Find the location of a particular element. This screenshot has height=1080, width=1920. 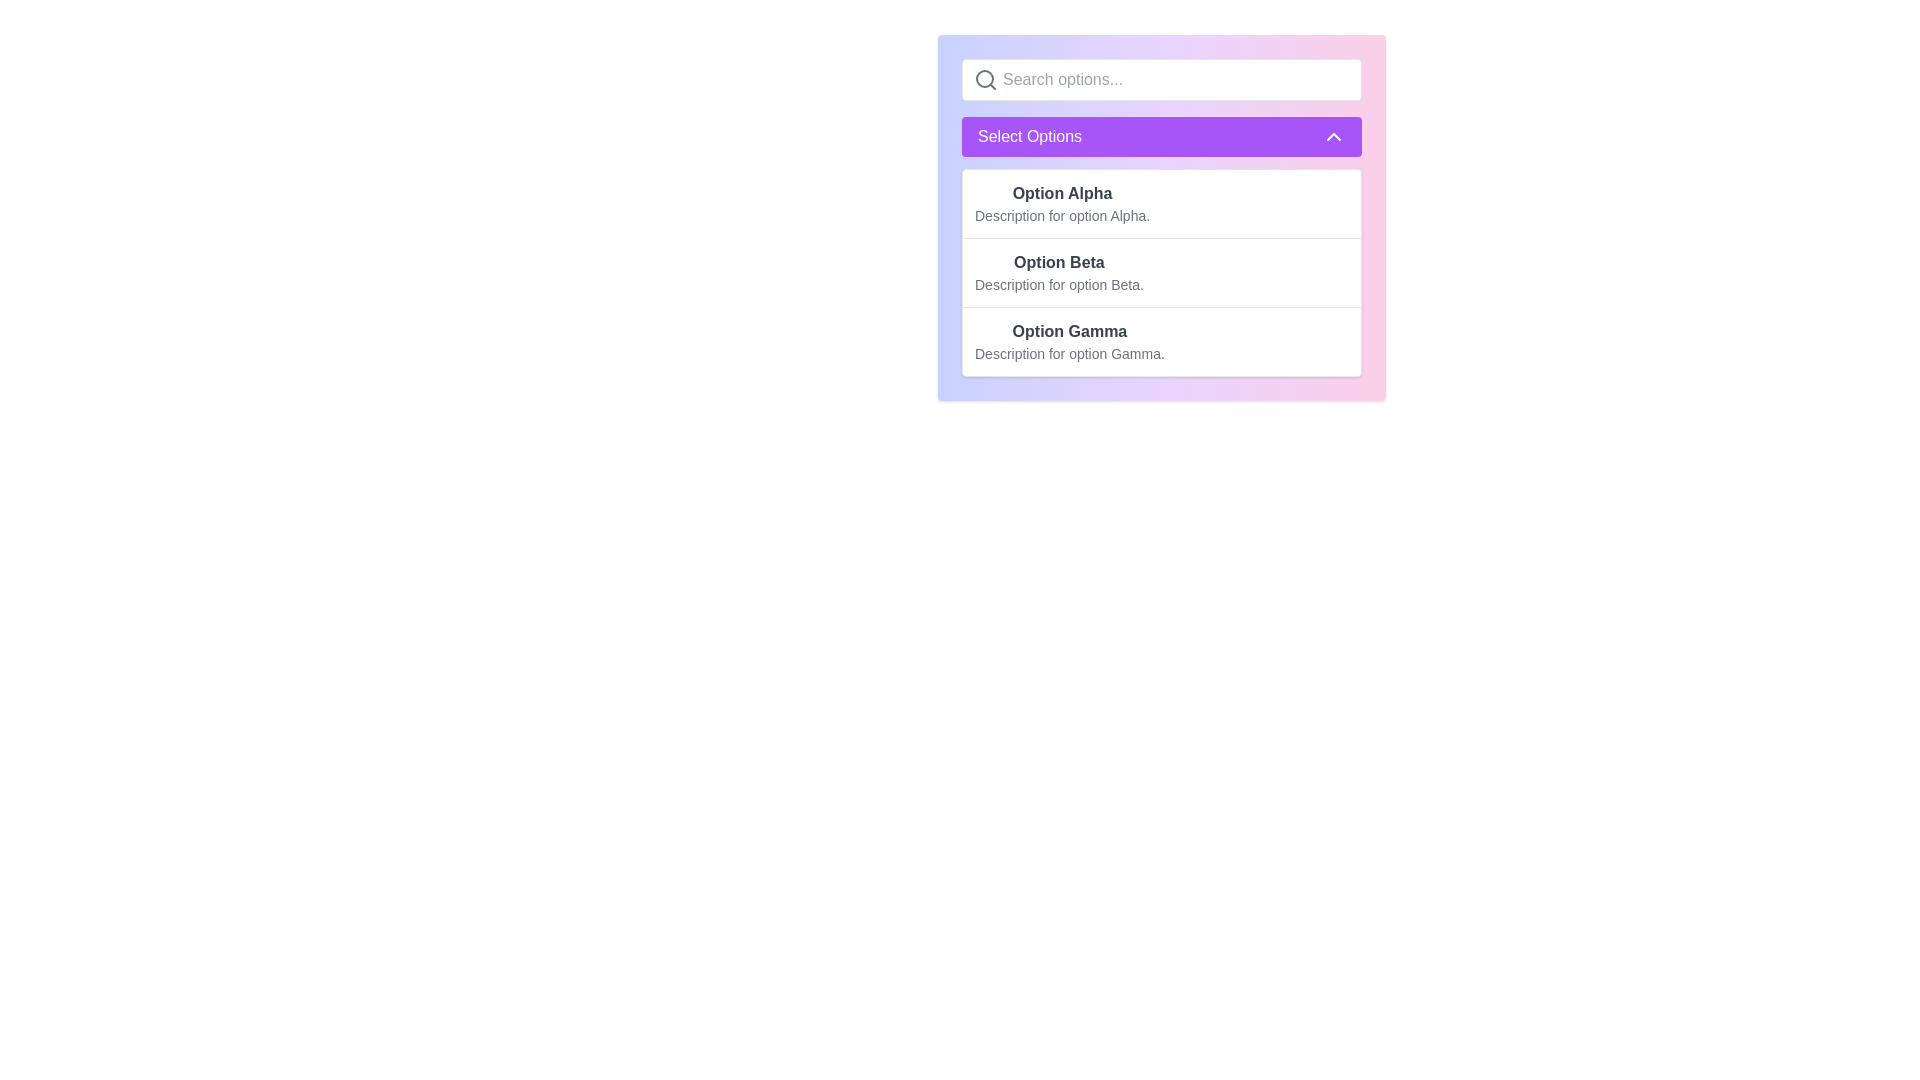

the second option entry in the dropdown menu, which allows users is located at coordinates (1058, 273).